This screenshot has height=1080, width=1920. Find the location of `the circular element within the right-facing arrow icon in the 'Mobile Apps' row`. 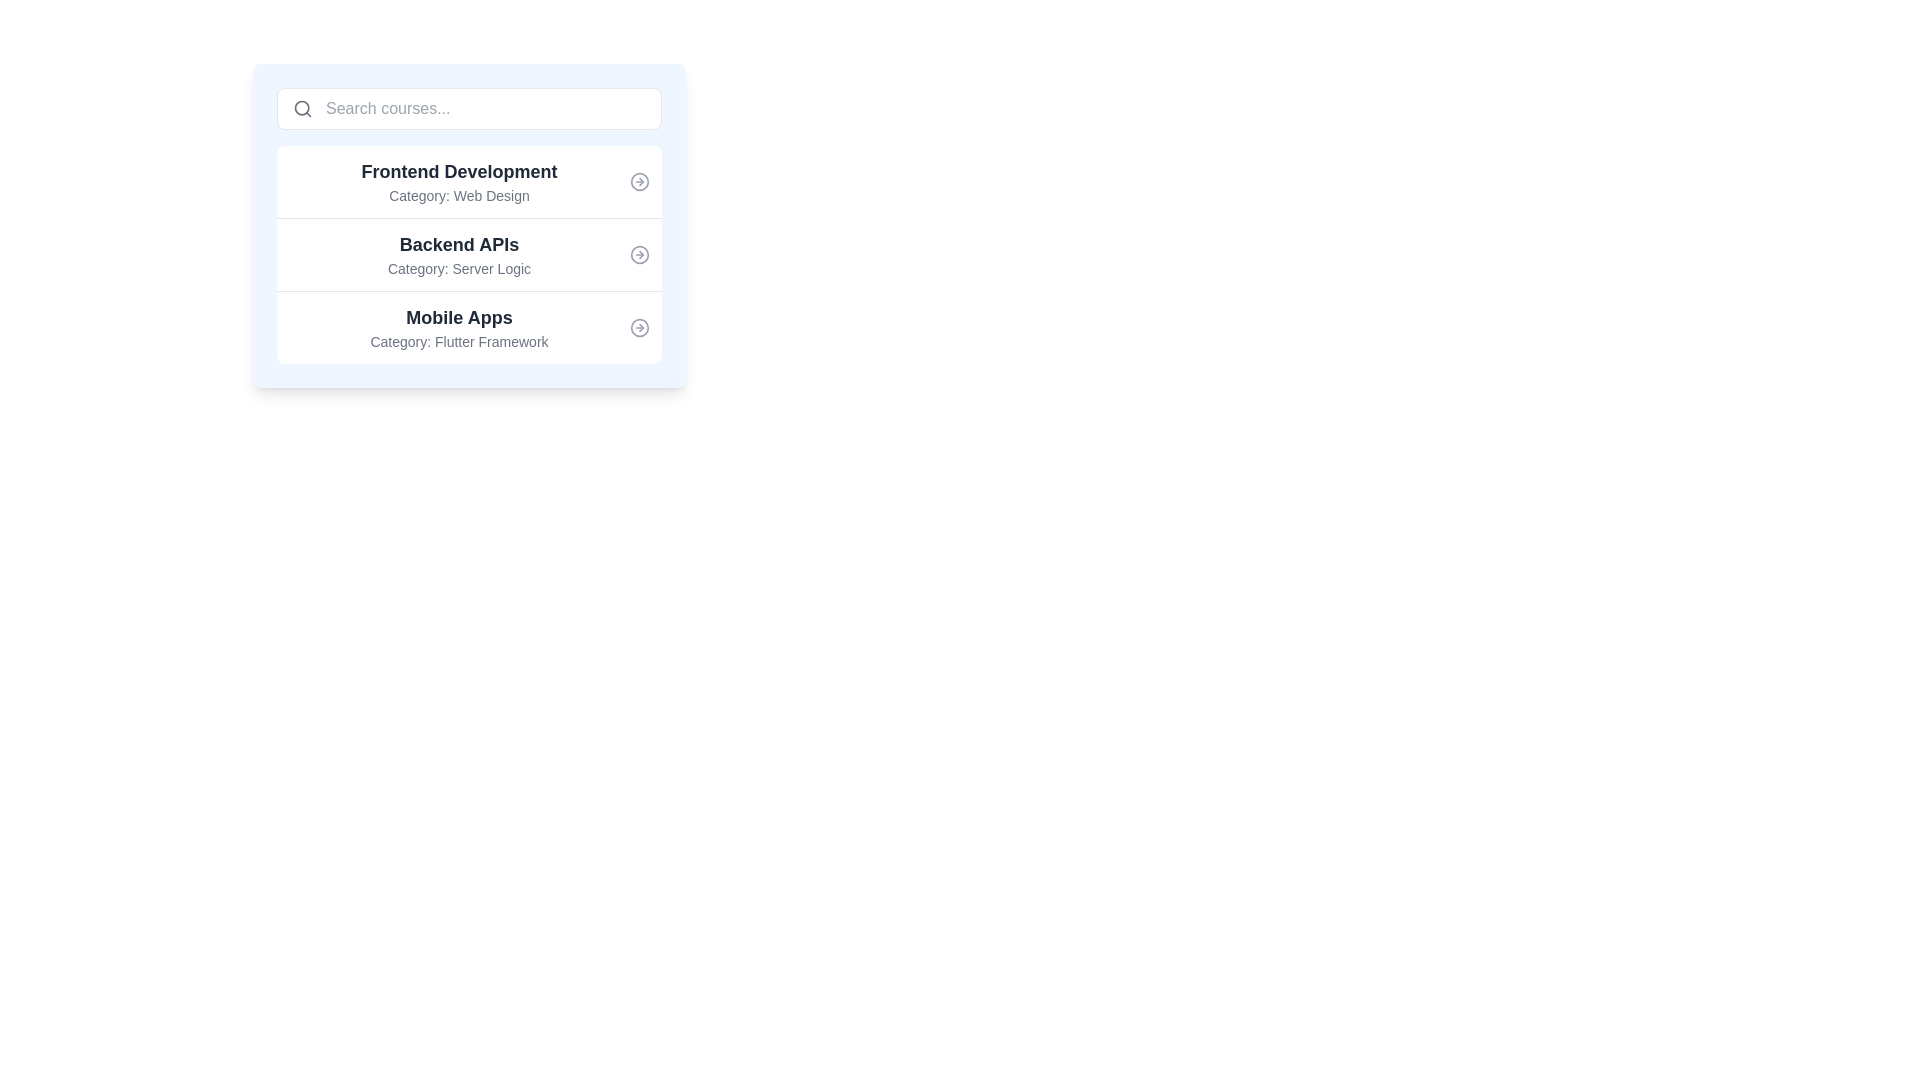

the circular element within the right-facing arrow icon in the 'Mobile Apps' row is located at coordinates (638, 326).